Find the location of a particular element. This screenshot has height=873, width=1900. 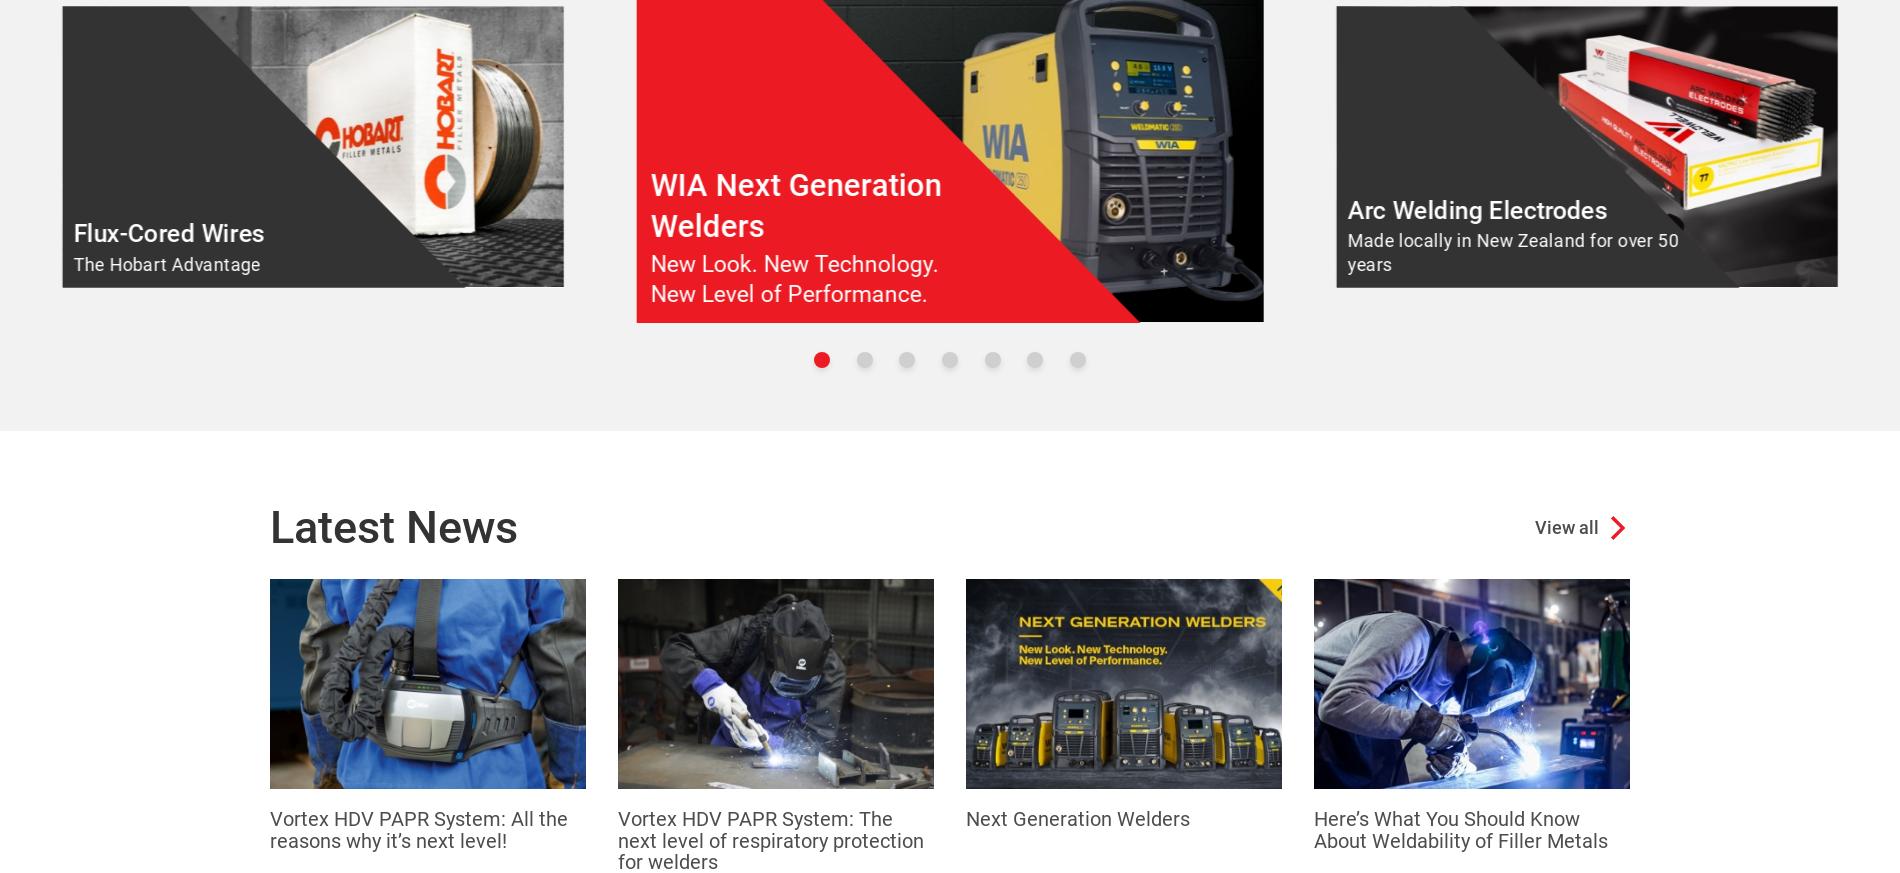

'Flux-Cored Wires' is located at coordinates (168, 232).